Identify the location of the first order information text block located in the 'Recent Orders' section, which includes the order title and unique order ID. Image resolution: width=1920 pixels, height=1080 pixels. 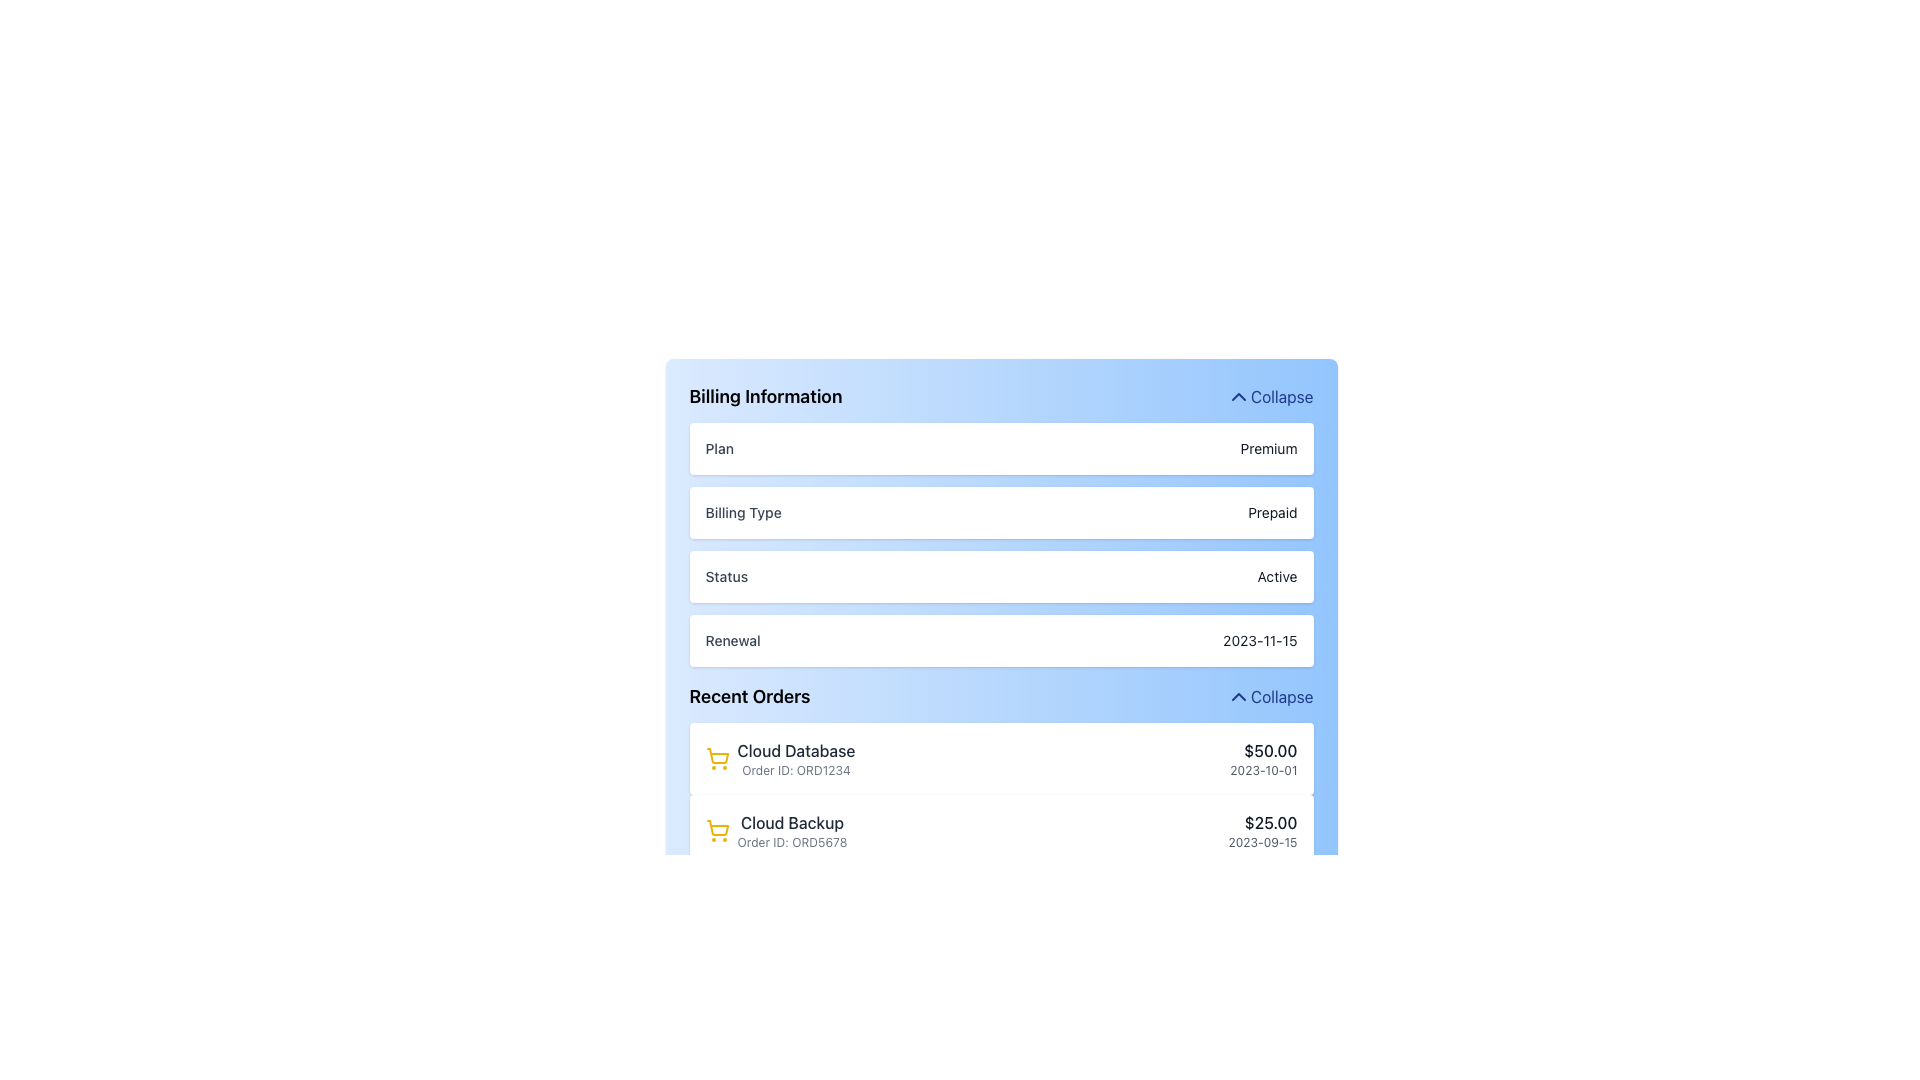
(795, 759).